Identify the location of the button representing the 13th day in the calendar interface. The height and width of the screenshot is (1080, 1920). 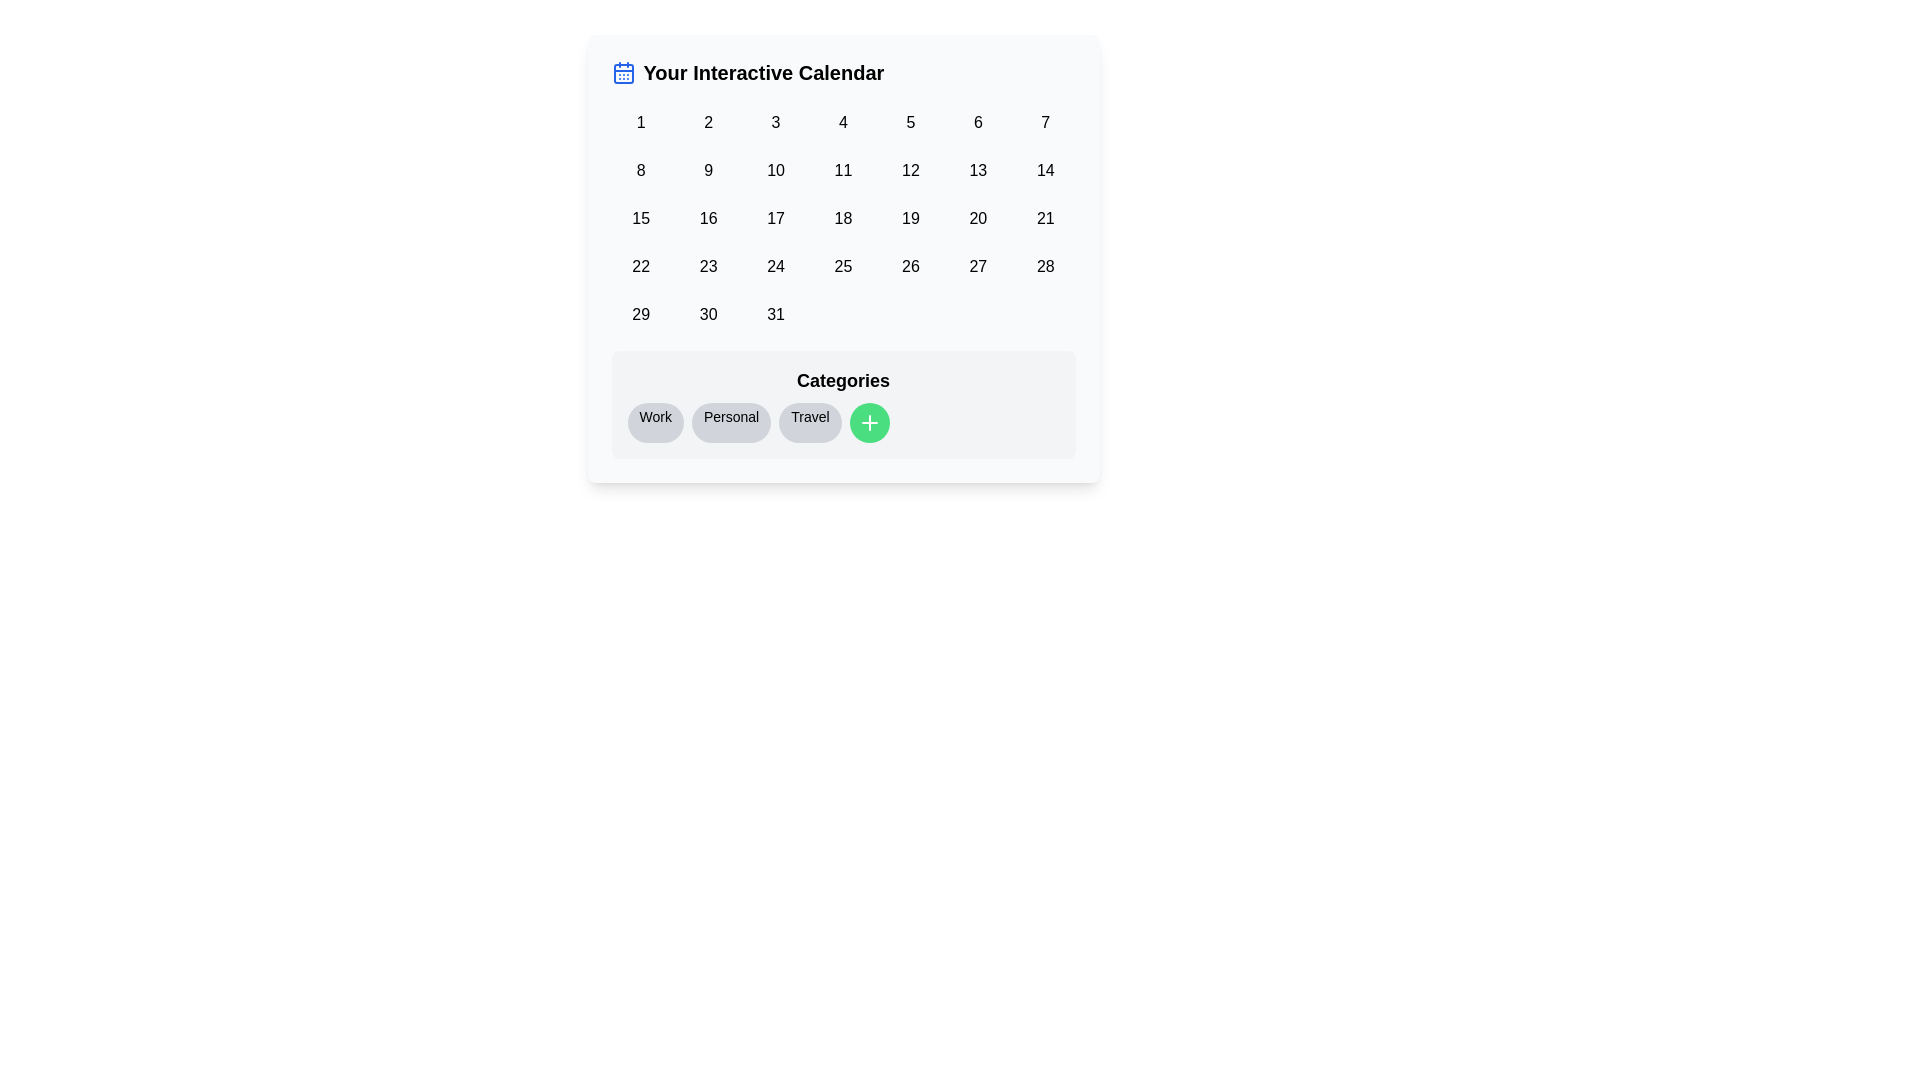
(978, 169).